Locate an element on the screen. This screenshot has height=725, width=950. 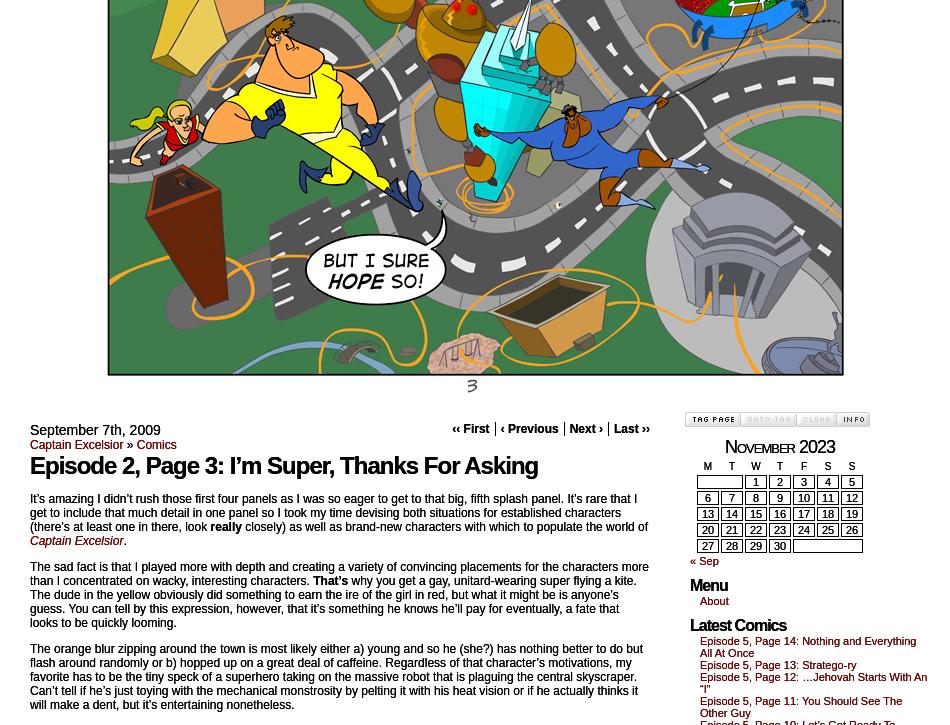
'15' is located at coordinates (754, 514).